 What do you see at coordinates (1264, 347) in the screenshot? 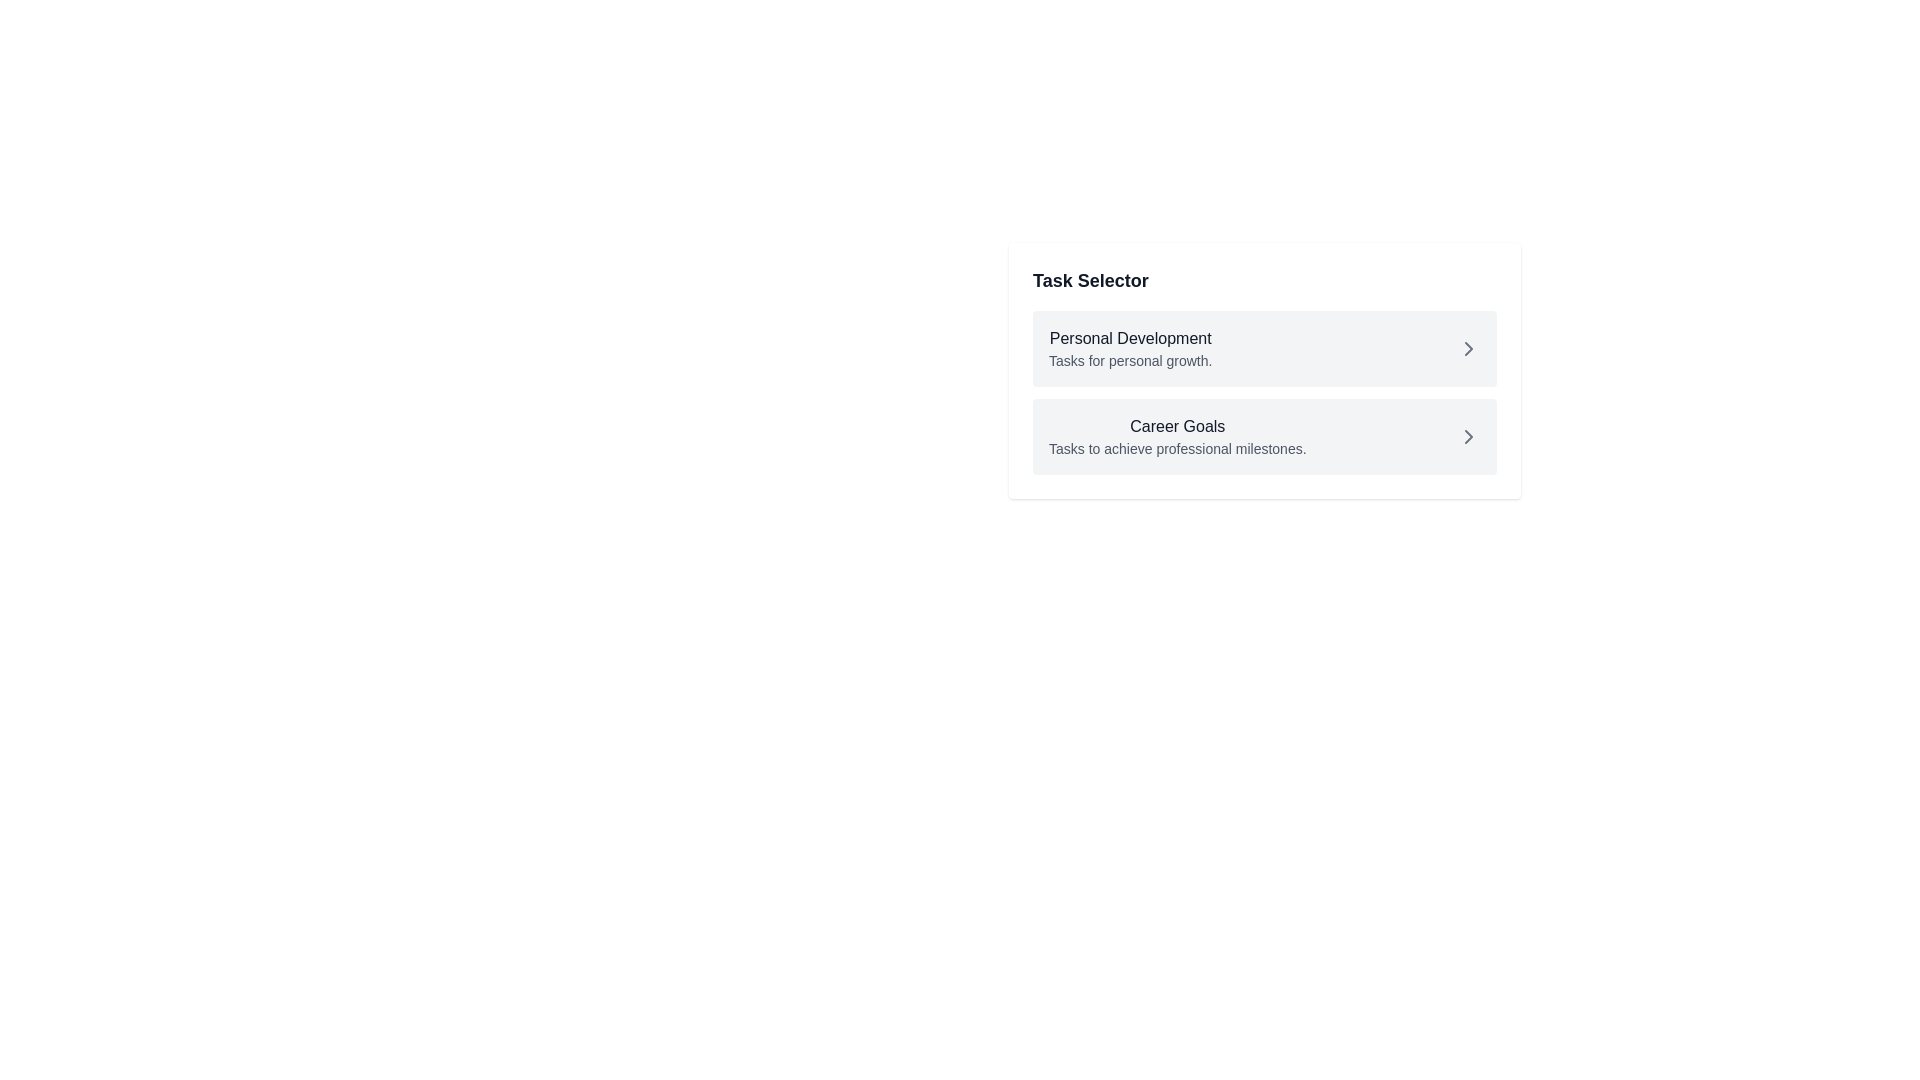
I see `to select the 'Personal Development' option from the interactive list item located at the top of the 'Task Selector' menu` at bounding box center [1264, 347].